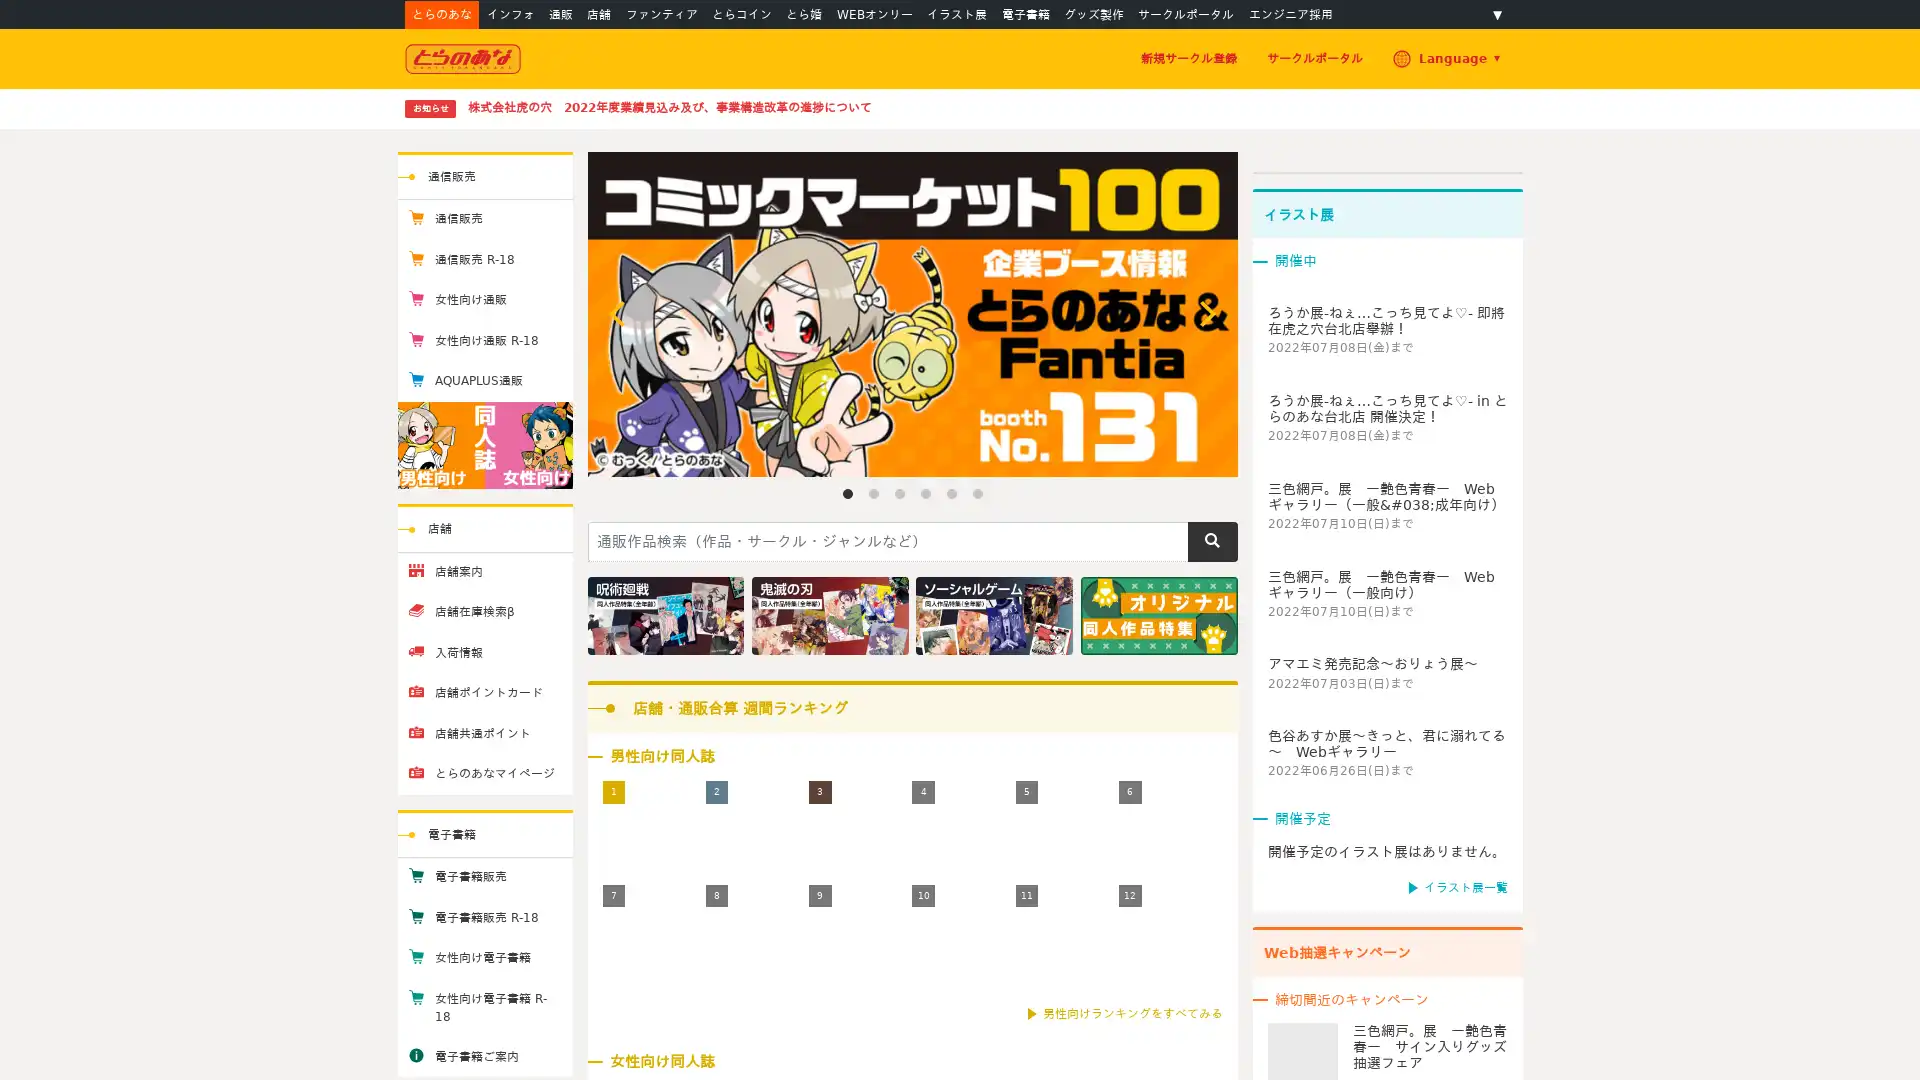  Describe the element at coordinates (618, 313) in the screenshot. I see `Previous` at that location.